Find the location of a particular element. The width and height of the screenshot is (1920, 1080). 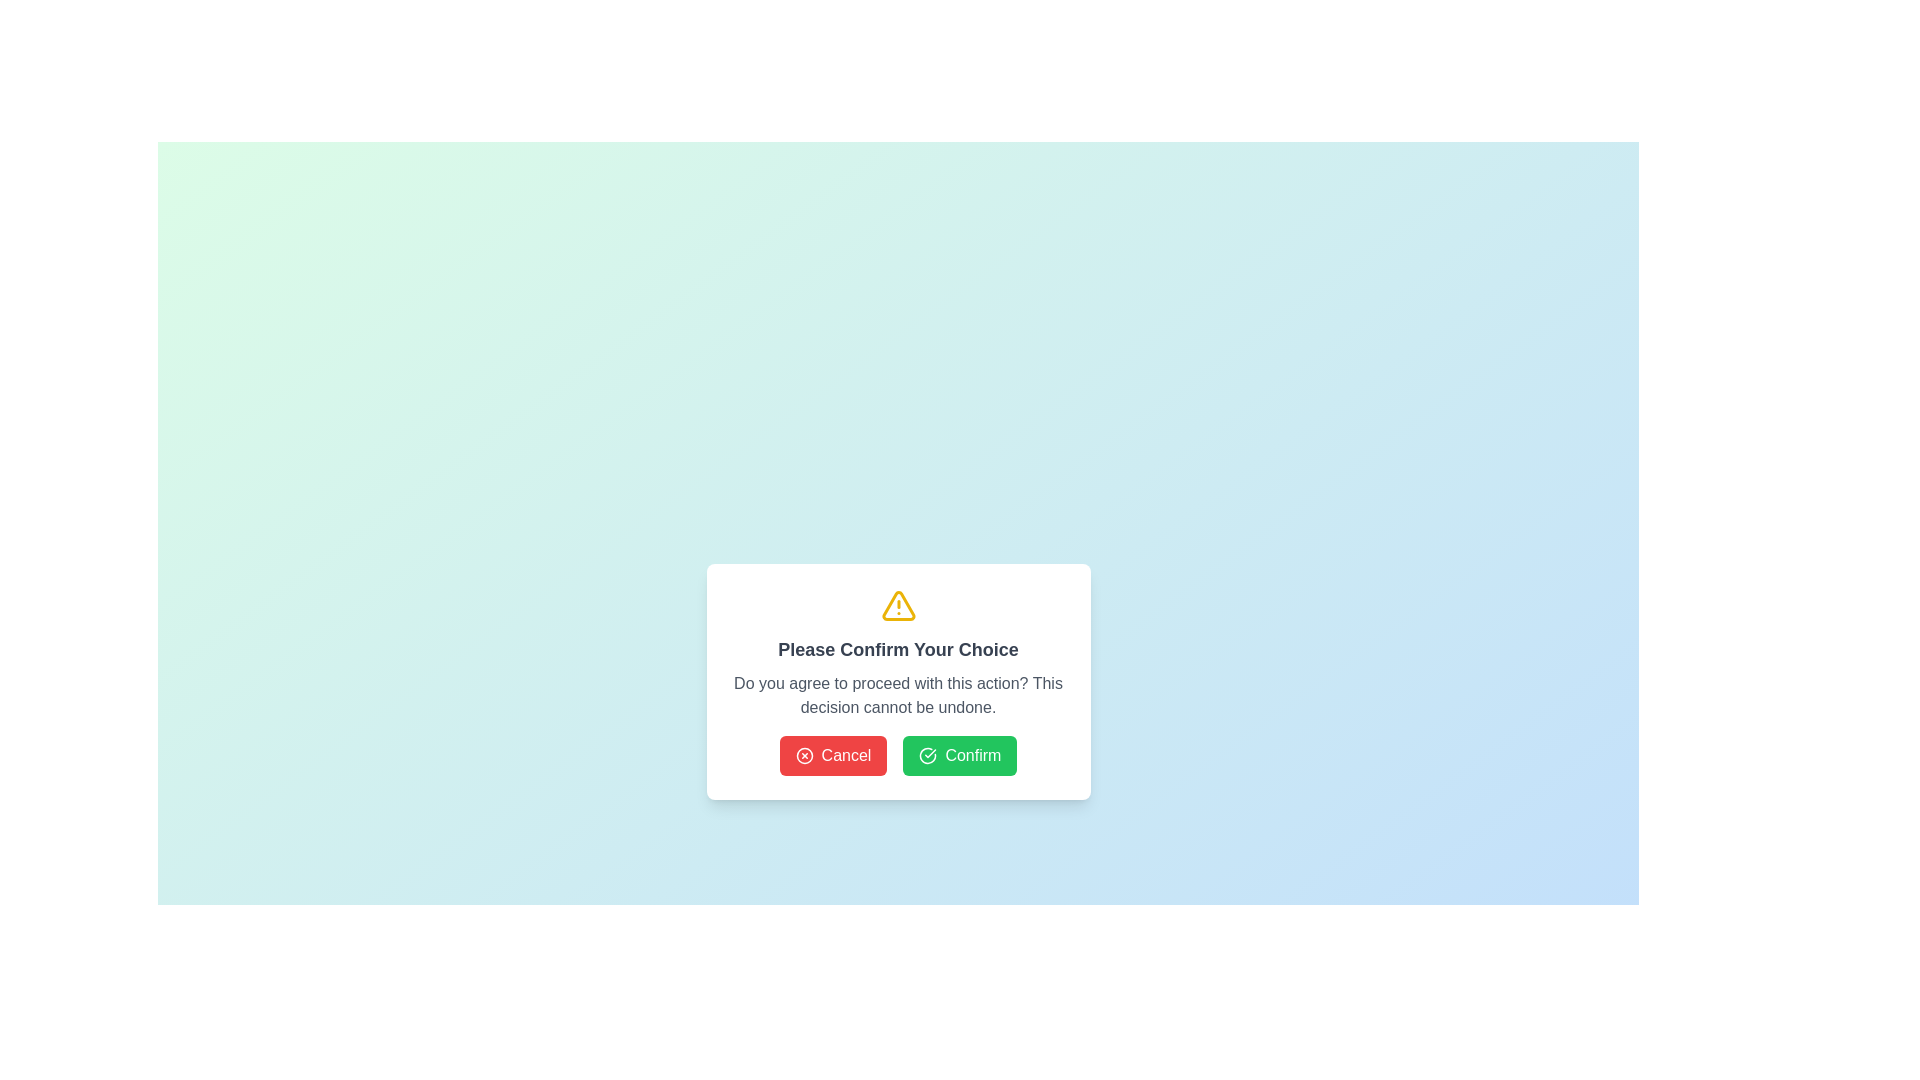

the rounded red 'Cancel' button with white text and an 'X' icon is located at coordinates (833, 756).